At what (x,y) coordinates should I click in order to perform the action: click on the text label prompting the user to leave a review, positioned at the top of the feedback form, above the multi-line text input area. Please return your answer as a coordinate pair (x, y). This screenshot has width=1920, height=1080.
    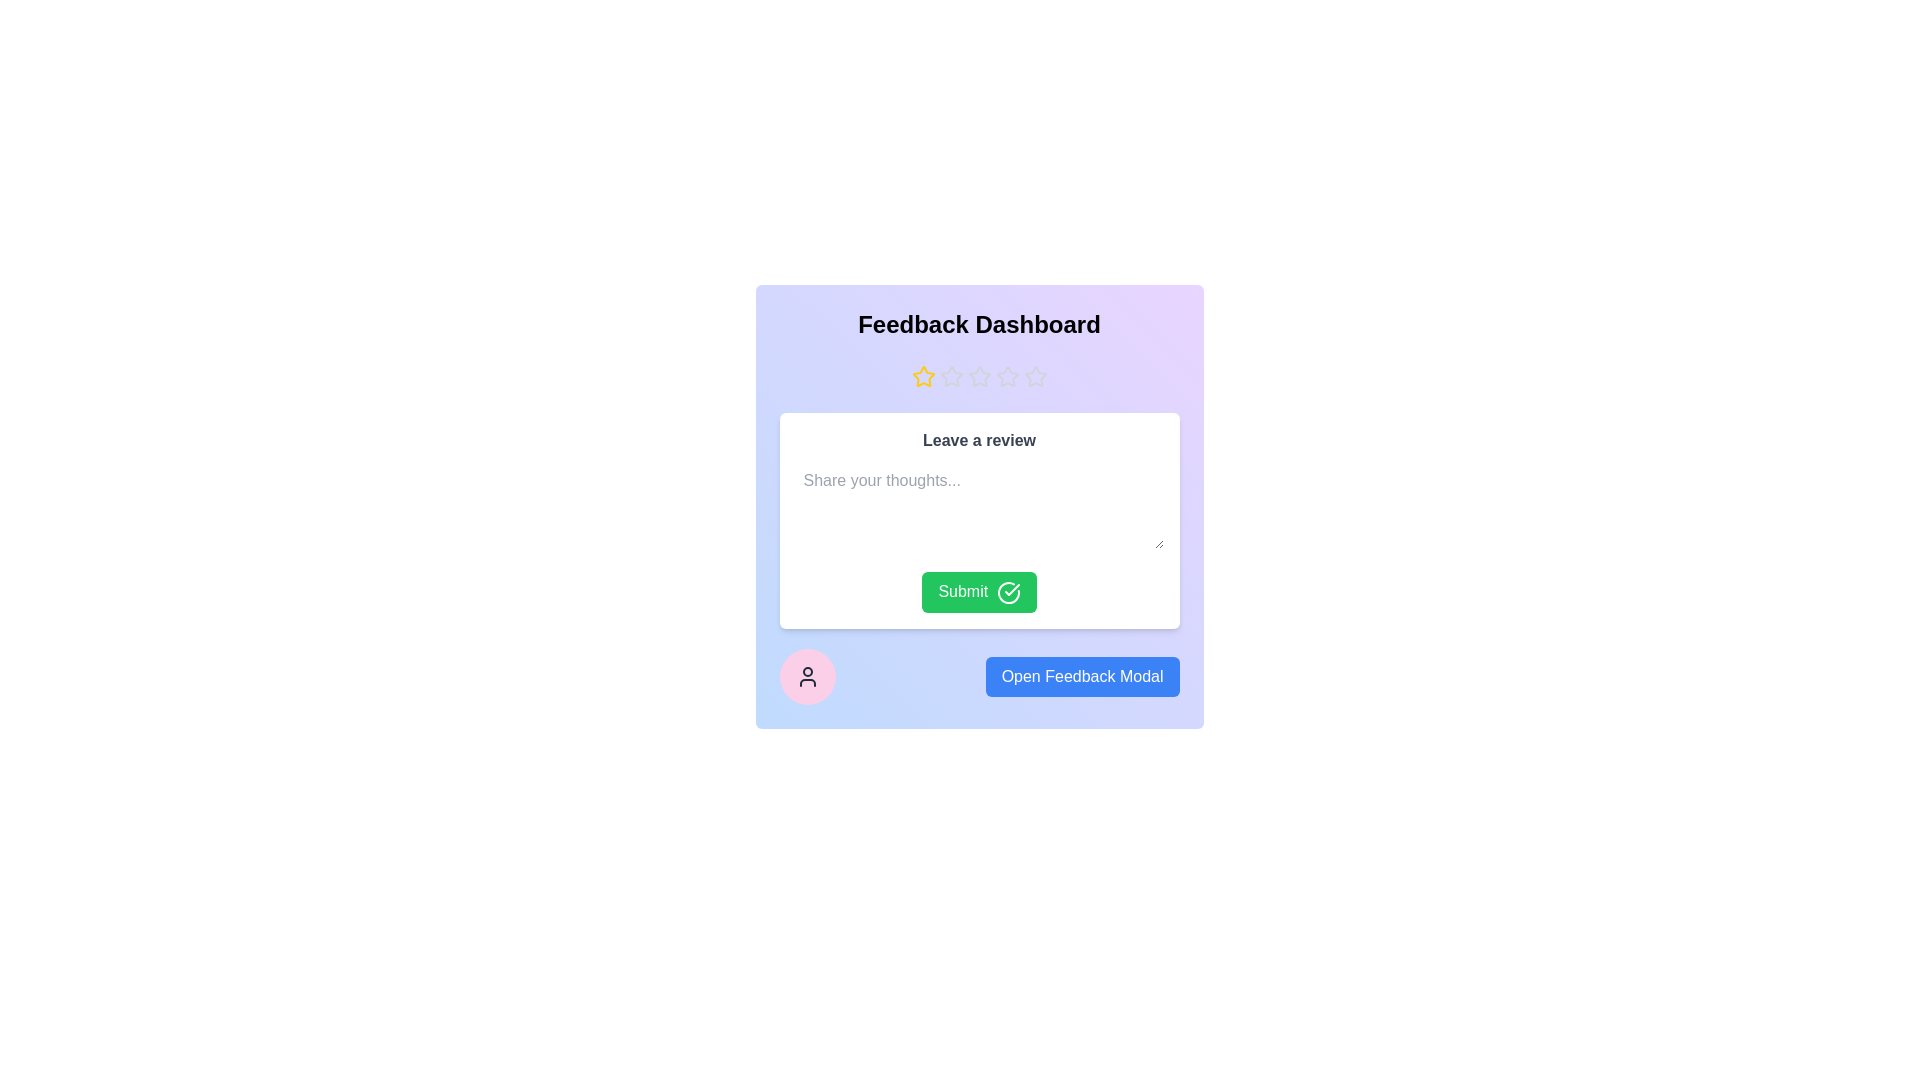
    Looking at the image, I should click on (979, 439).